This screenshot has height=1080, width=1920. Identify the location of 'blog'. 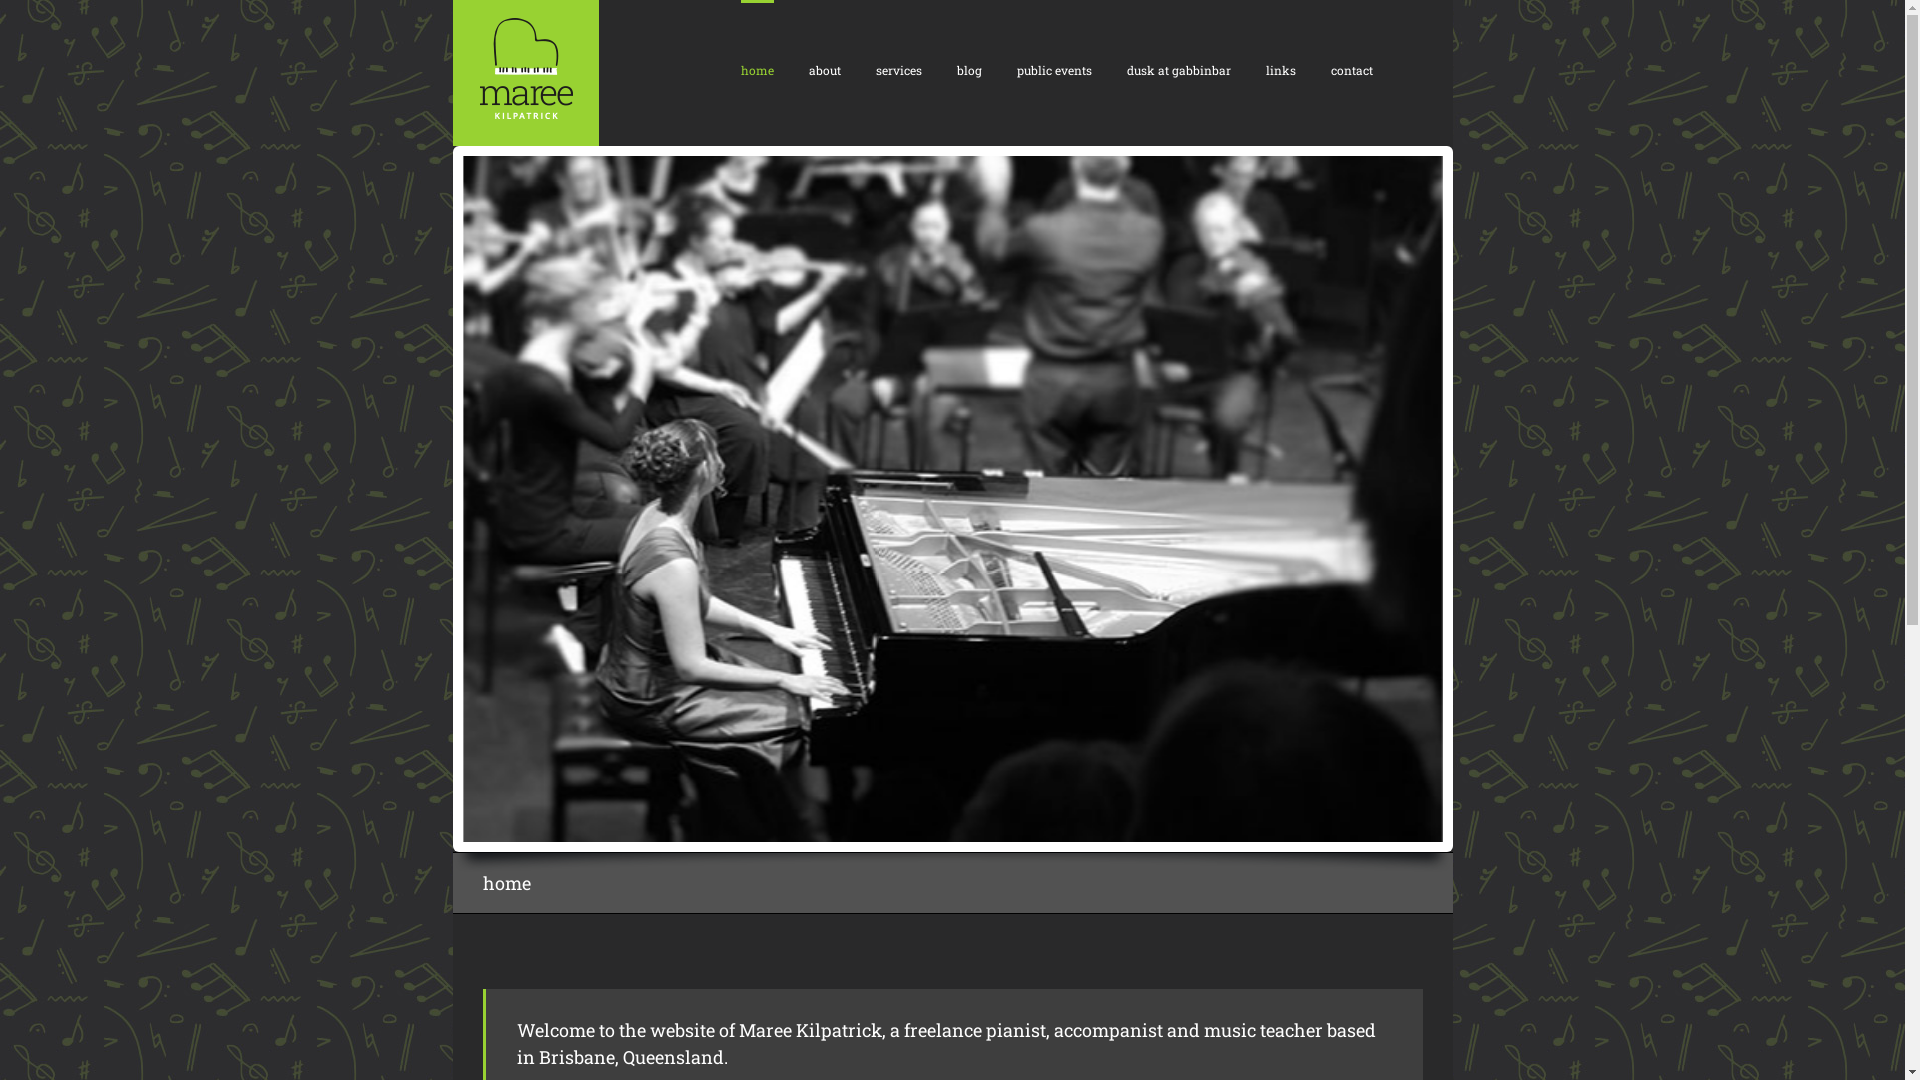
(968, 68).